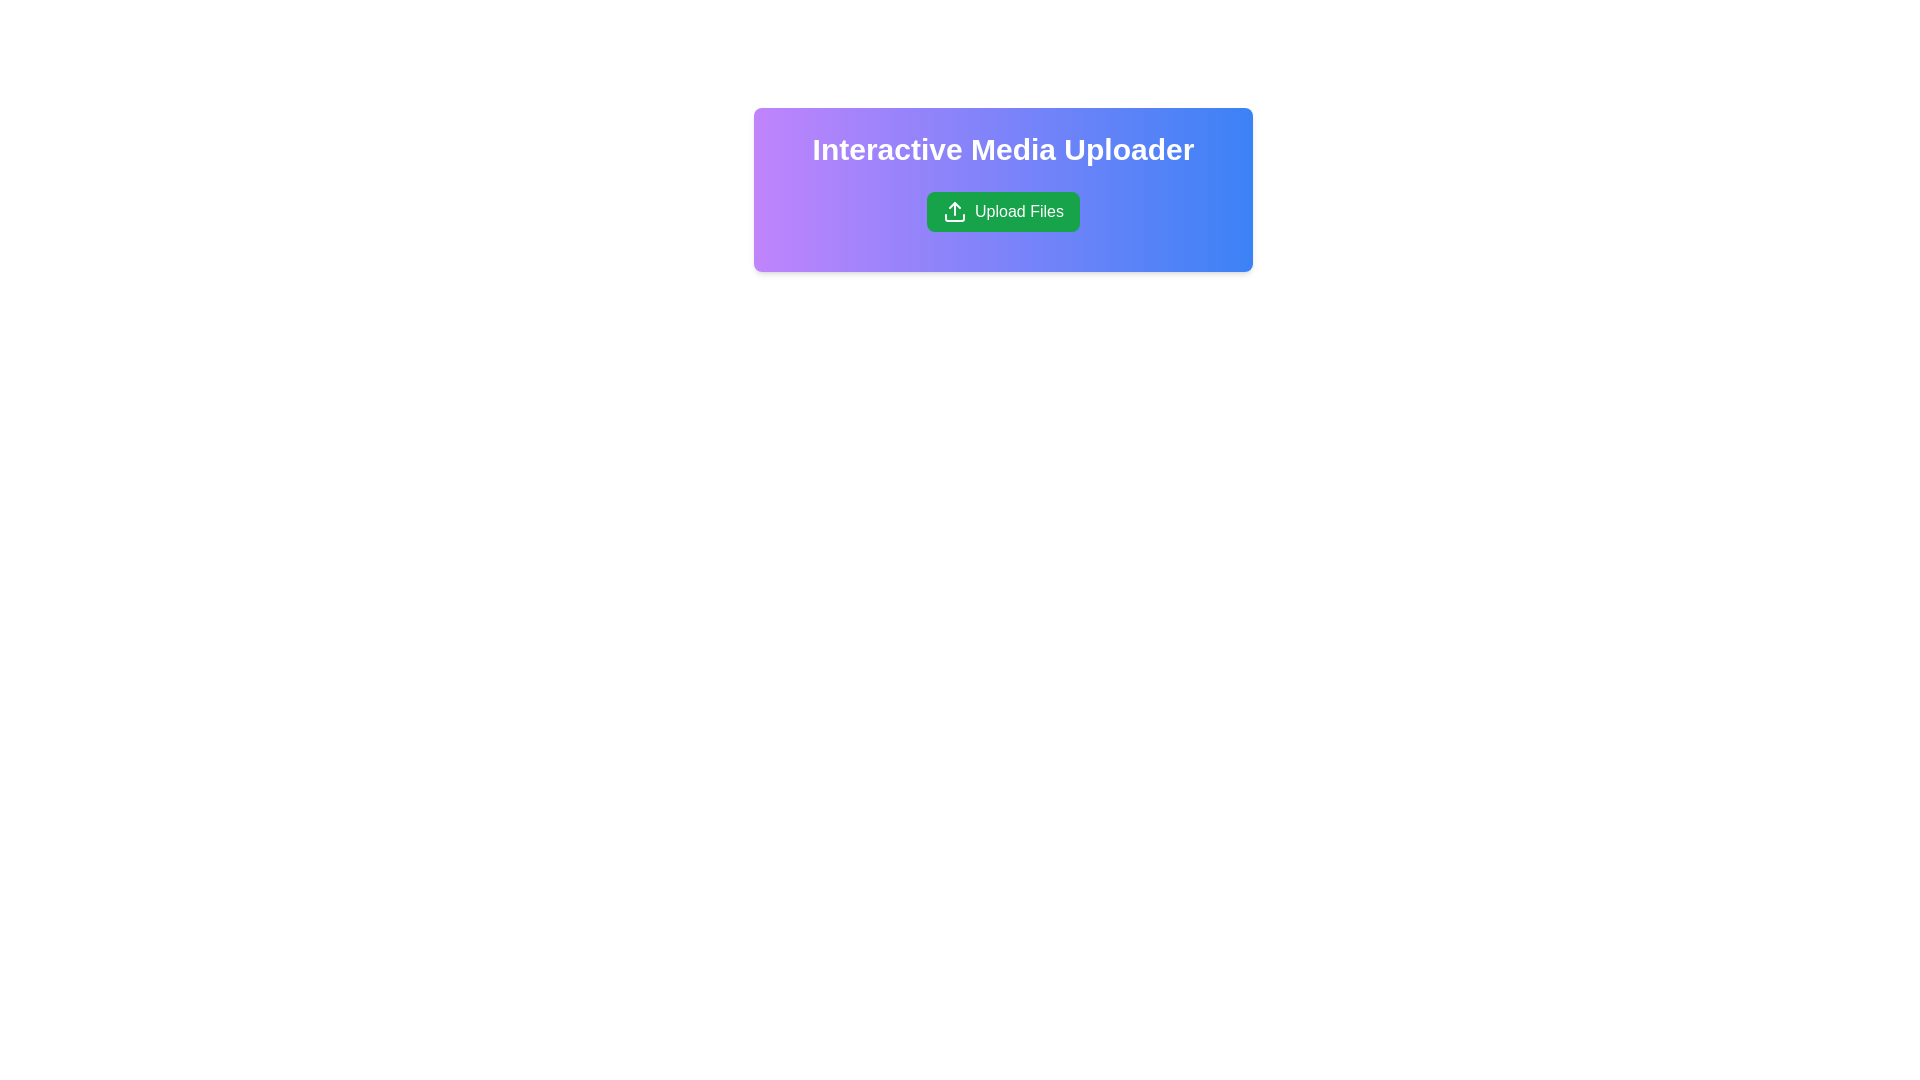 Image resolution: width=1920 pixels, height=1080 pixels. Describe the element at coordinates (954, 212) in the screenshot. I see `the Upload Icon embedded within the green 'Upload Files' button, which serves as a visual indicator for uploading files` at that location.